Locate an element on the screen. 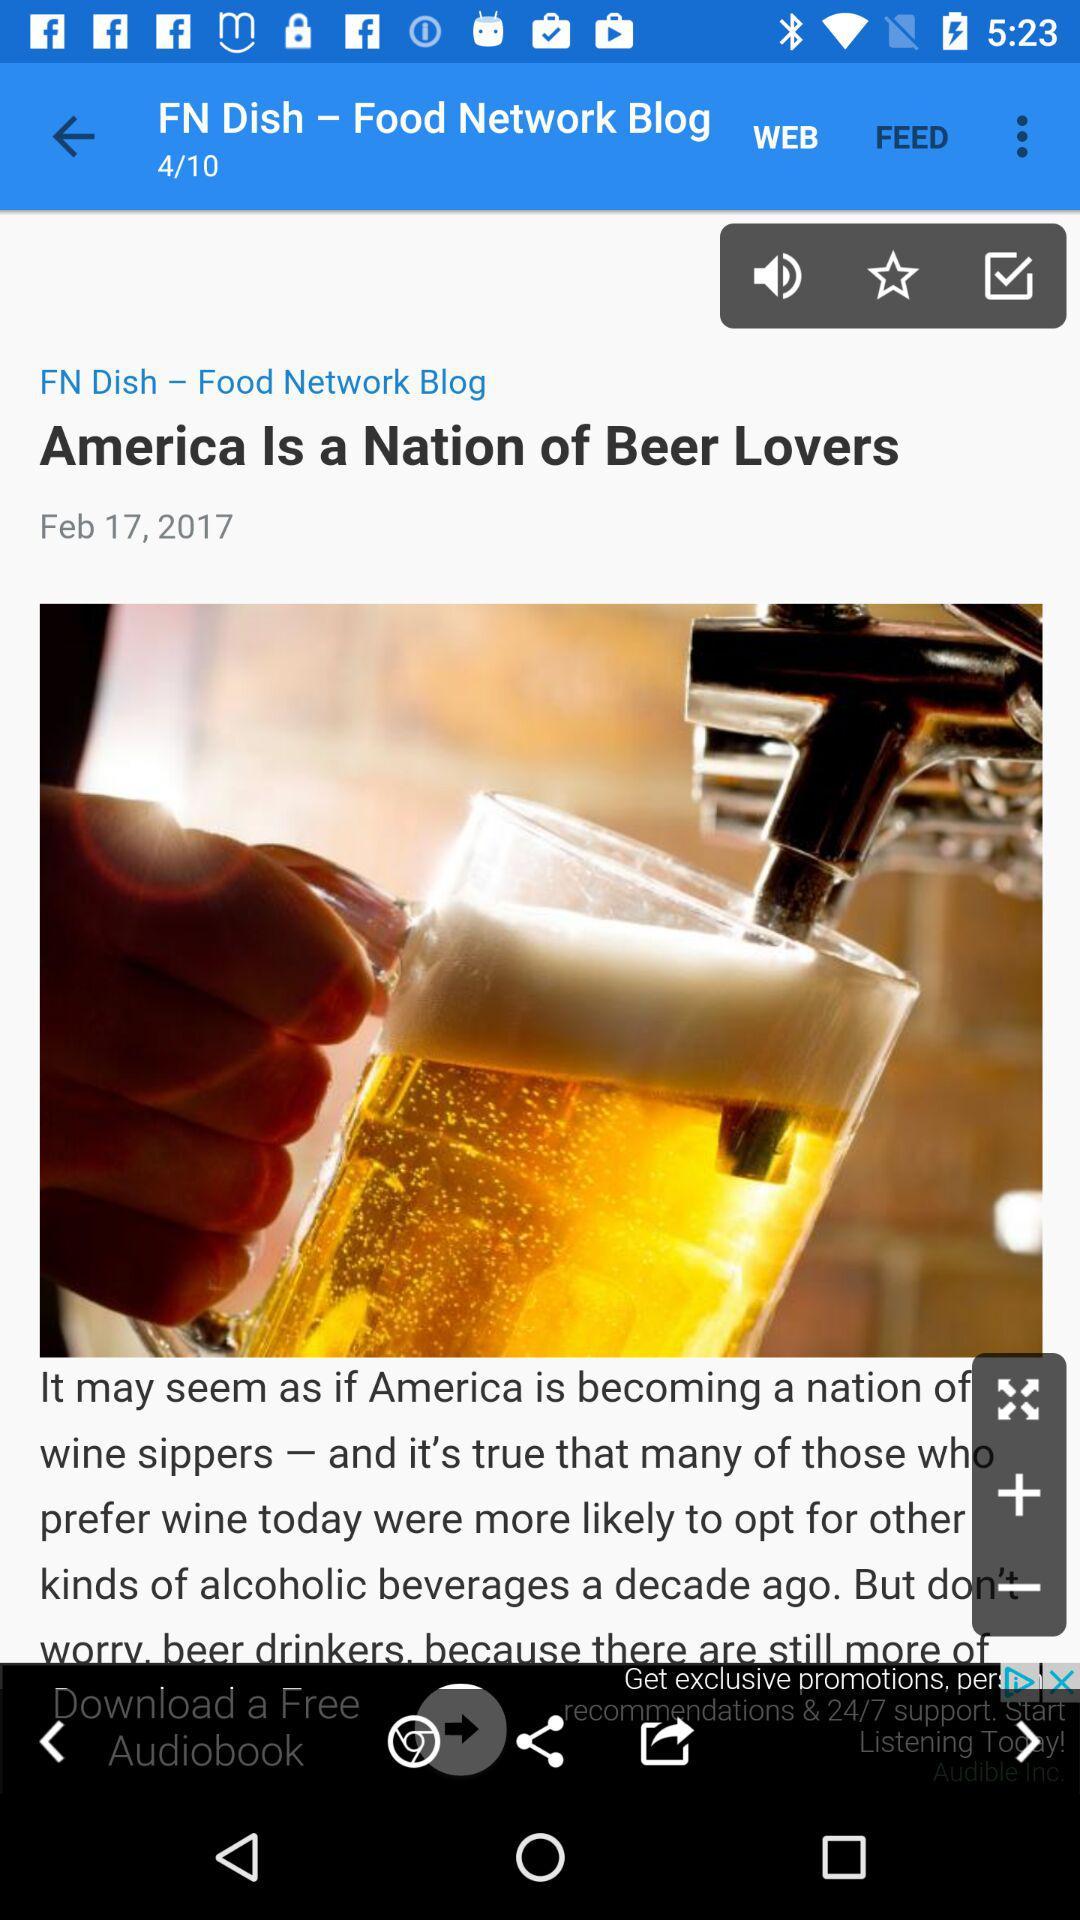 The image size is (1080, 1920). check list is located at coordinates (1008, 274).